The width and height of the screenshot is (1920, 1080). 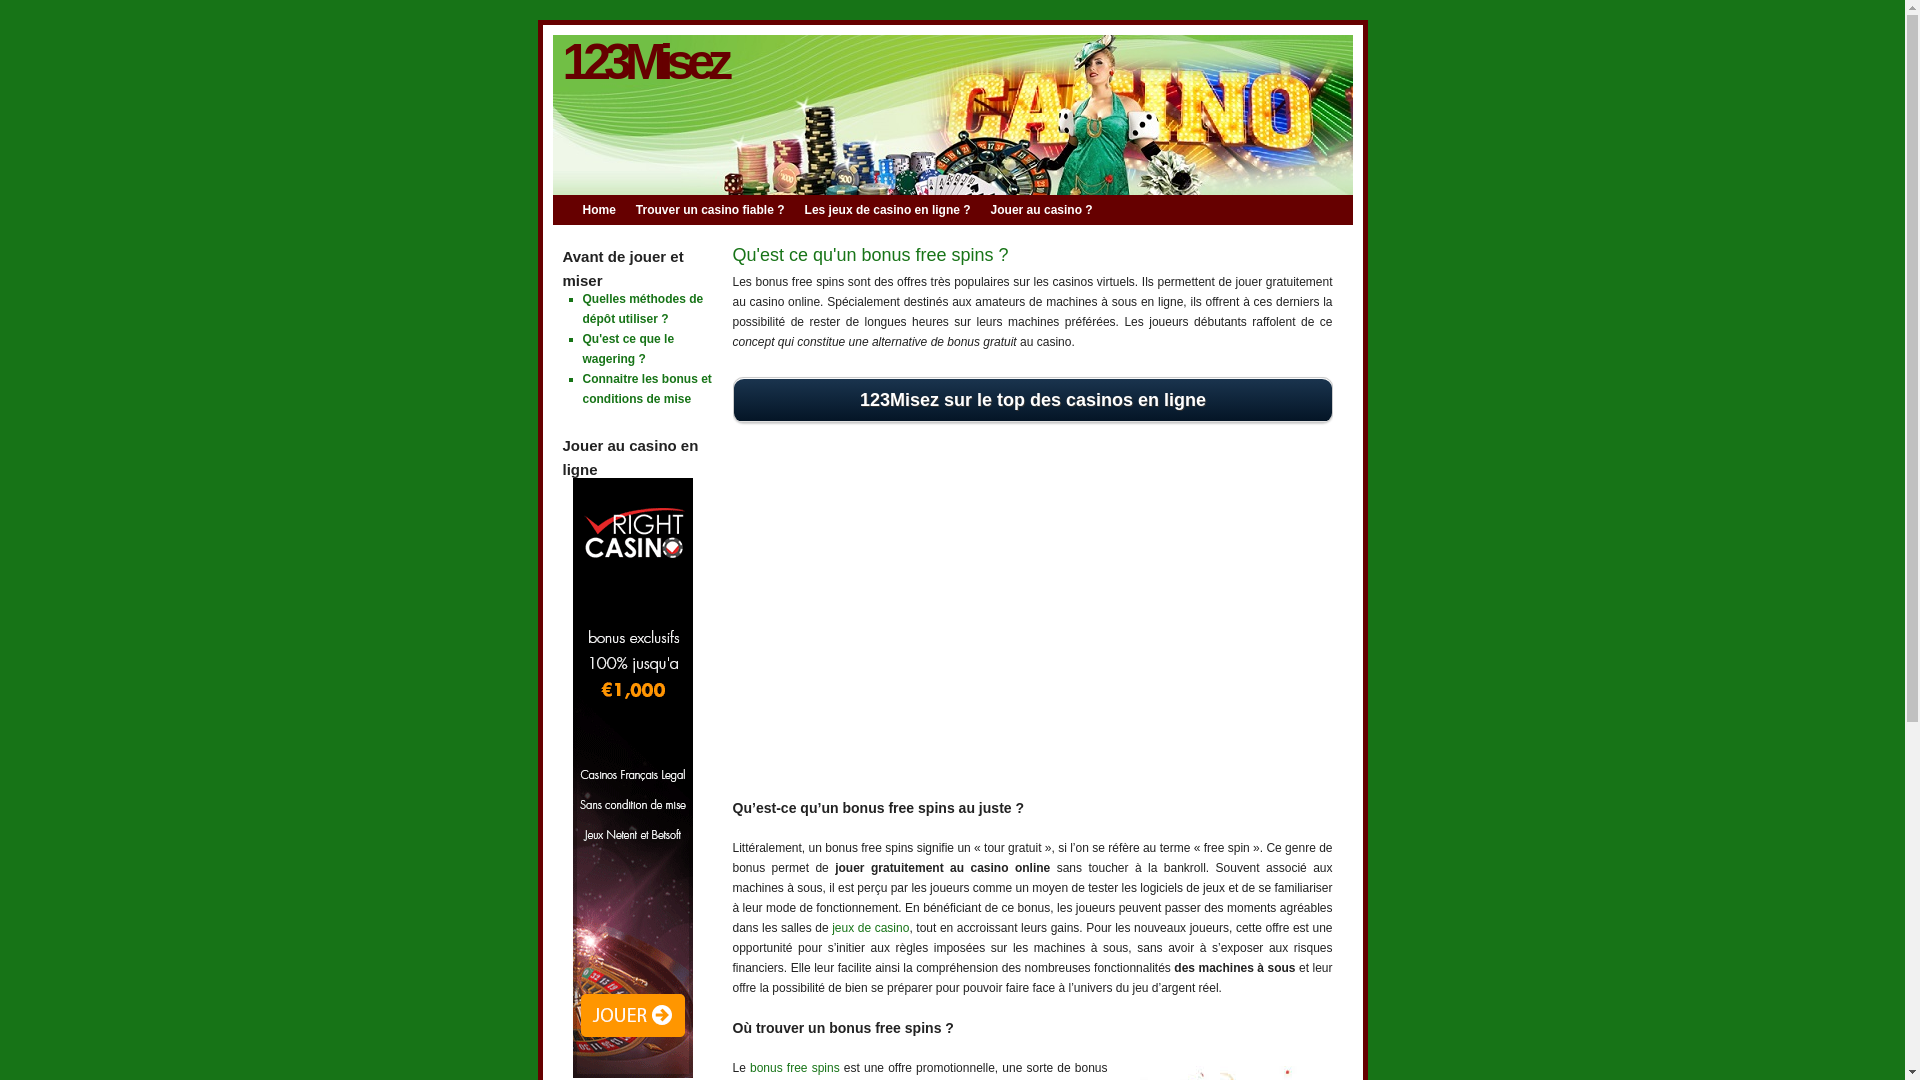 I want to click on 'Les jeux de casino en ligne ?', so click(x=896, y=209).